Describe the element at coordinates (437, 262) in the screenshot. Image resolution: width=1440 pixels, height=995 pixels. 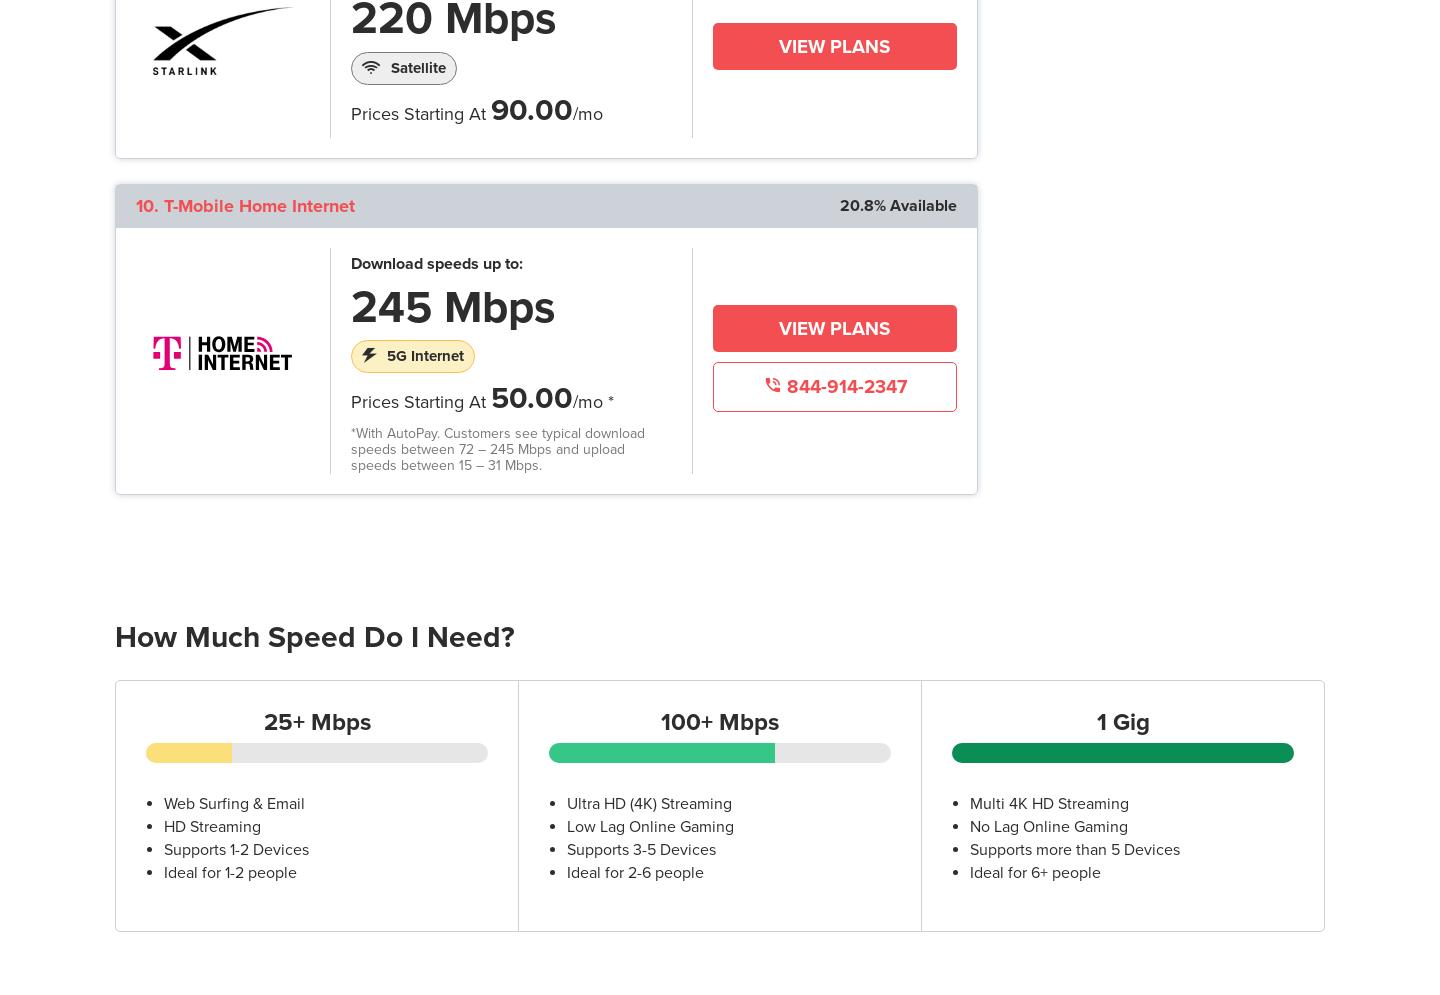
I see `'Download speeds up to:'` at that location.